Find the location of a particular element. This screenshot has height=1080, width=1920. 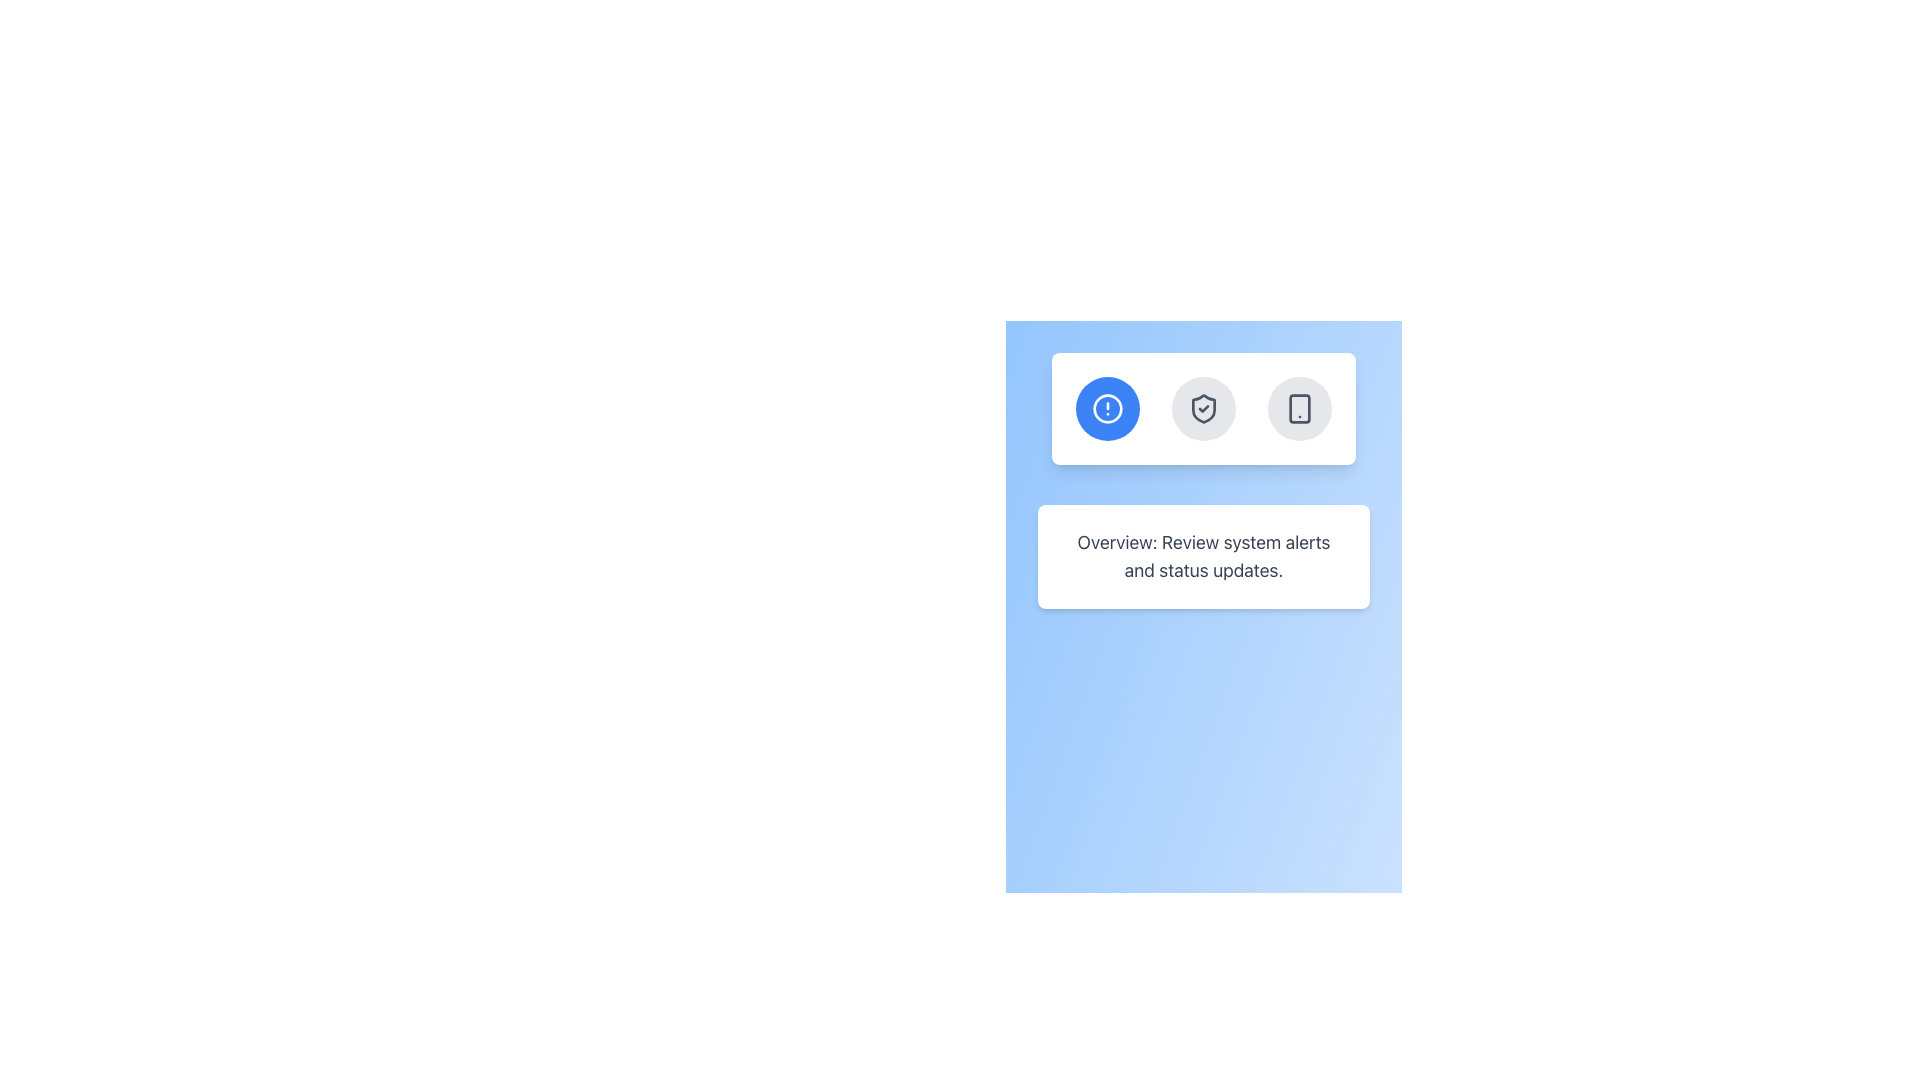

the Text block that displays 'Overview: Review system alerts and status updates.' which is a white rectangular area with rounded corners located centrally below a row of three circular buttons is located at coordinates (1203, 556).